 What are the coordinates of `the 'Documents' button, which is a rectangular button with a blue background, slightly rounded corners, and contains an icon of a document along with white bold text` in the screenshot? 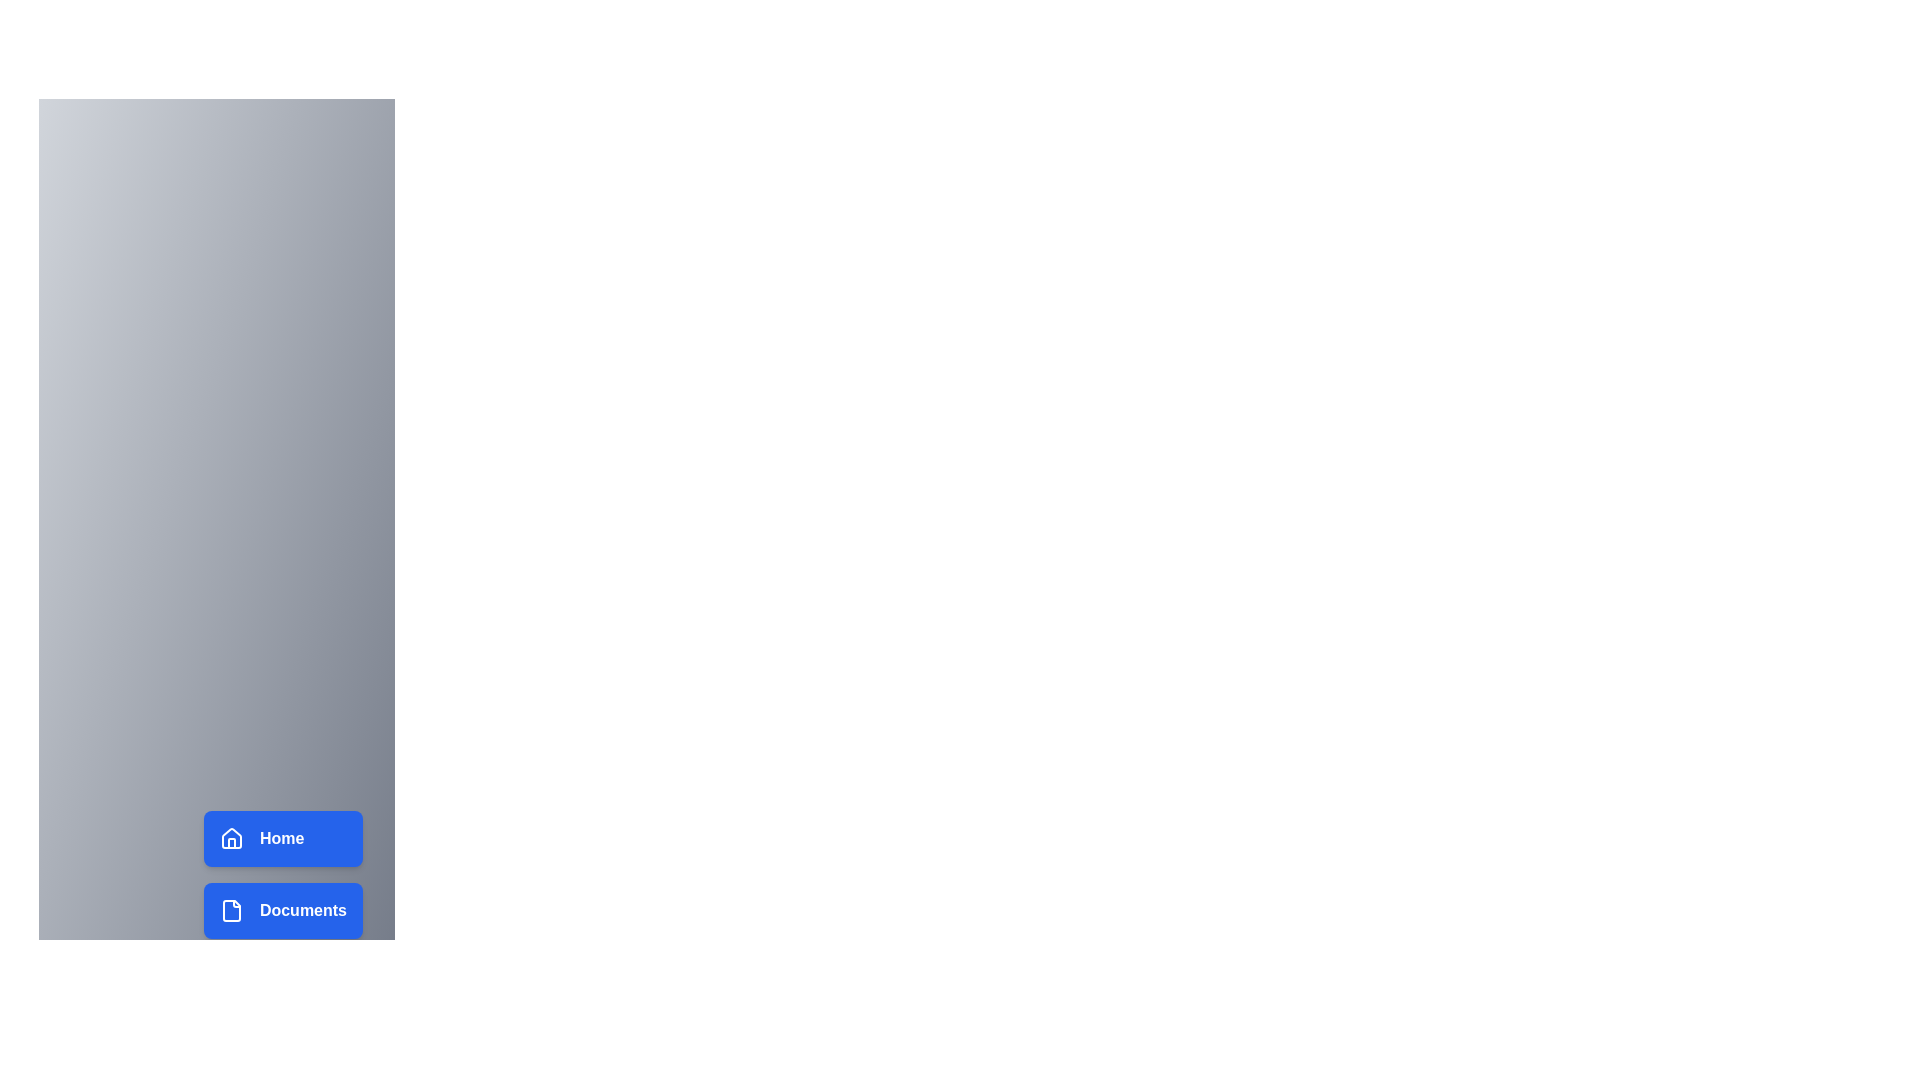 It's located at (282, 910).